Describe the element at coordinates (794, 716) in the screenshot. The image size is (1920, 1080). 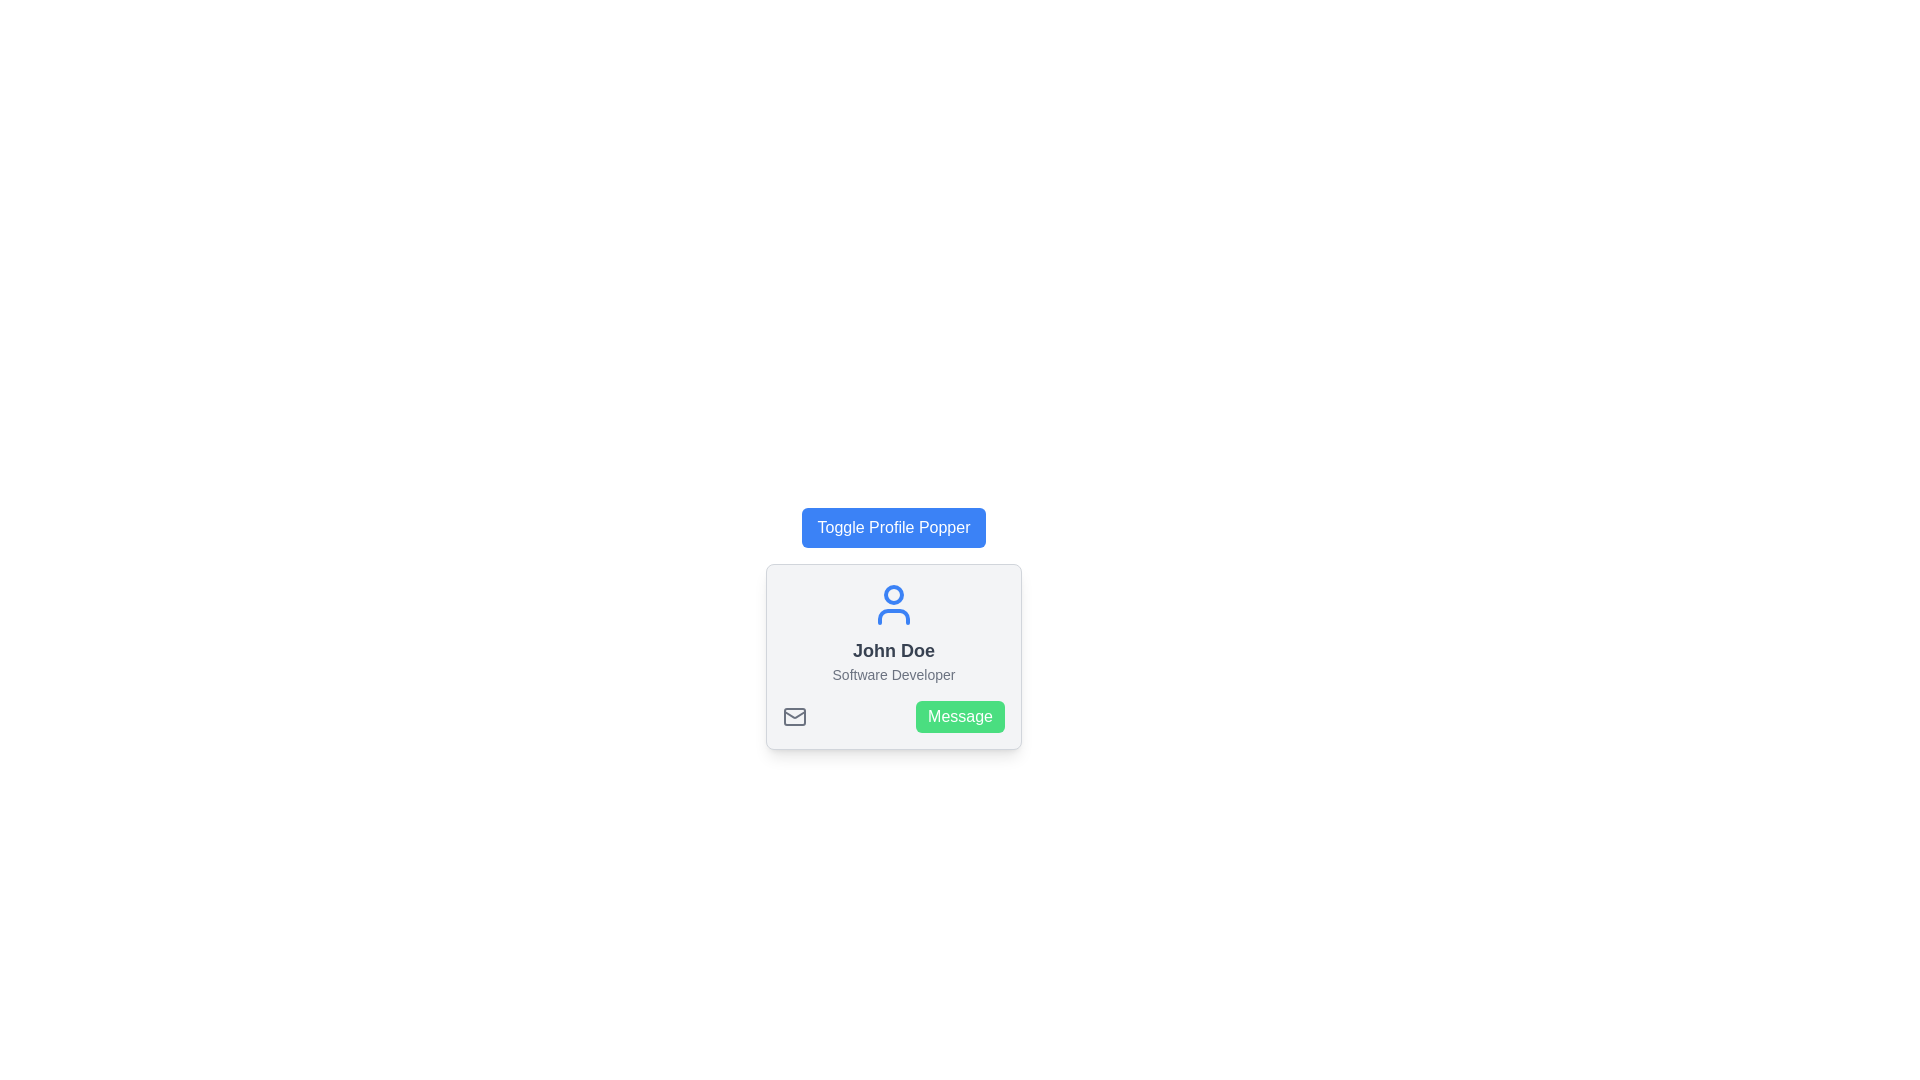
I see `the decorative graphical element of the envelope icon located in the bottom-left area of the user card, using surrounding clickable regions if interactive behavior is associated` at that location.